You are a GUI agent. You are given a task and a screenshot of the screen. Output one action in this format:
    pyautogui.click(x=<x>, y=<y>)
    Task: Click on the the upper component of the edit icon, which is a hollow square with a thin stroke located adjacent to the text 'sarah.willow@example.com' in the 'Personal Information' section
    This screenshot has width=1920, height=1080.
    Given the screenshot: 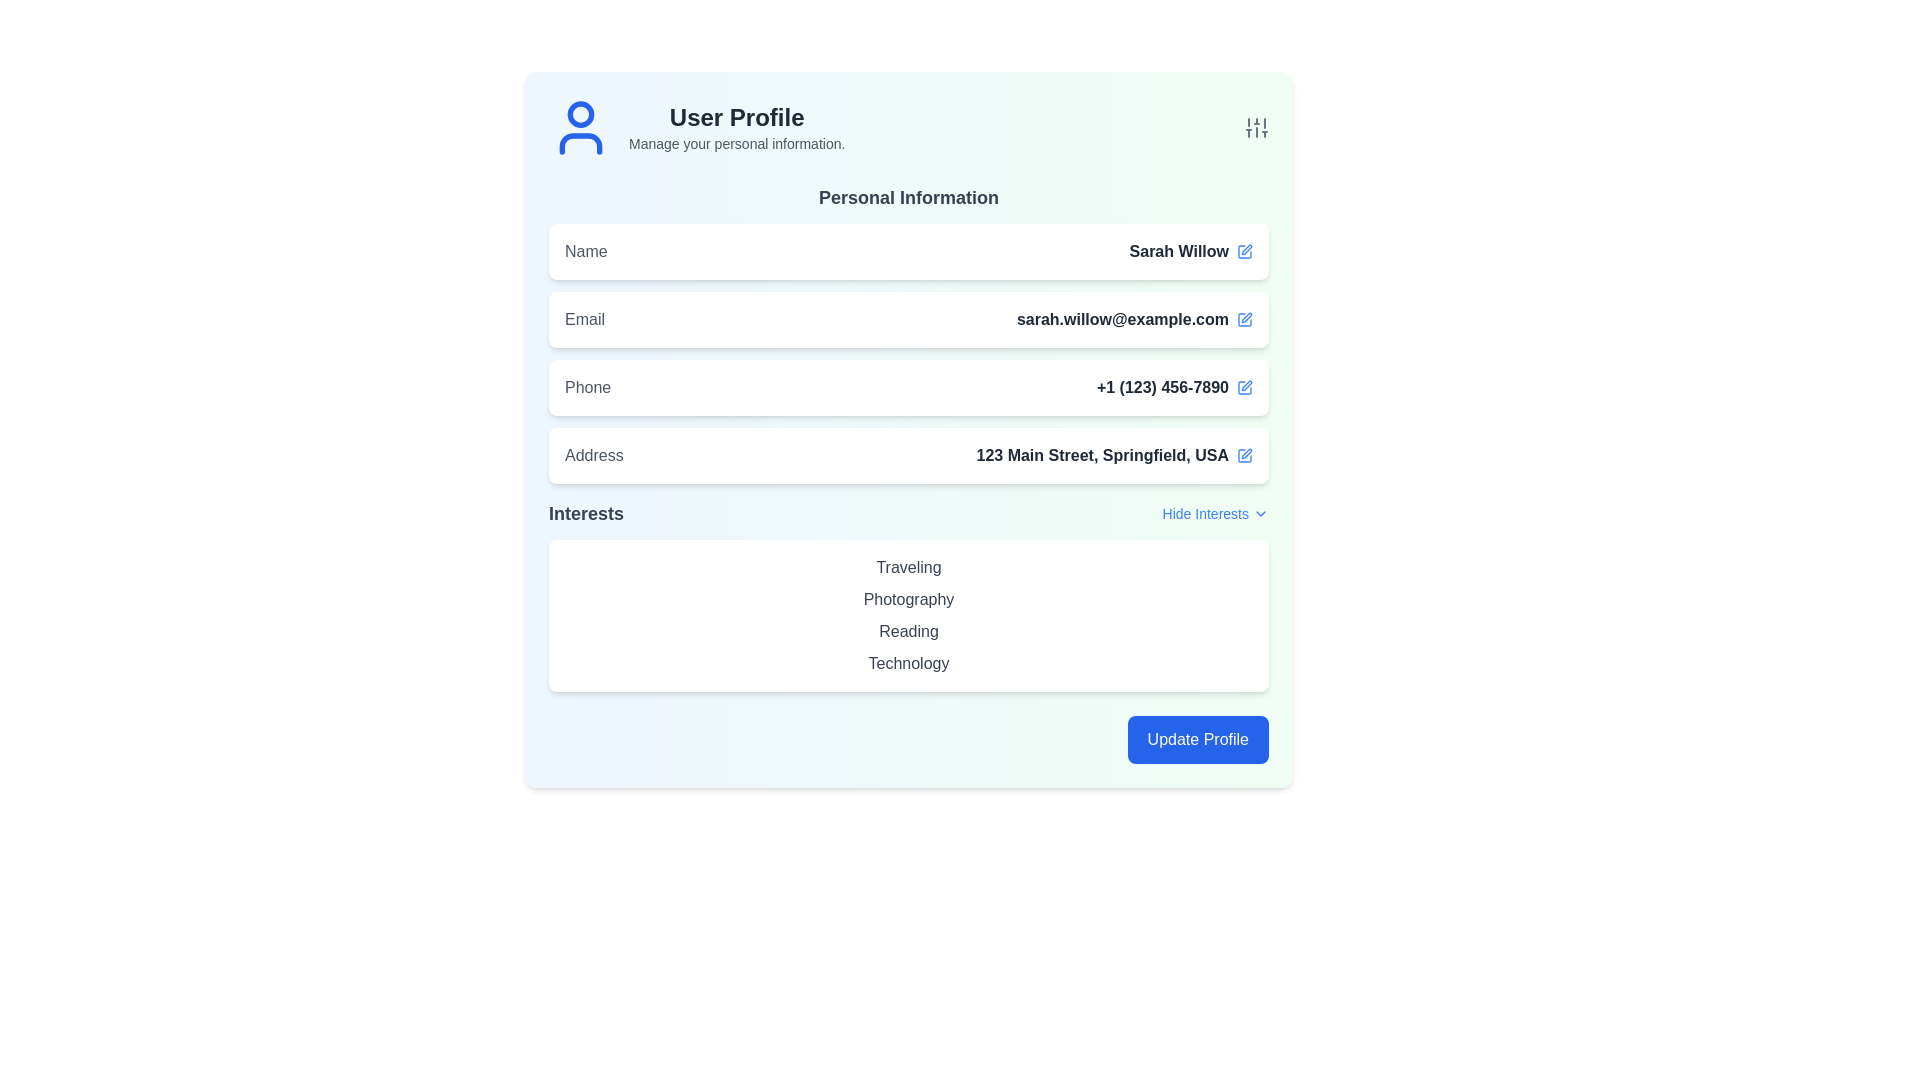 What is the action you would take?
    pyautogui.click(x=1243, y=319)
    